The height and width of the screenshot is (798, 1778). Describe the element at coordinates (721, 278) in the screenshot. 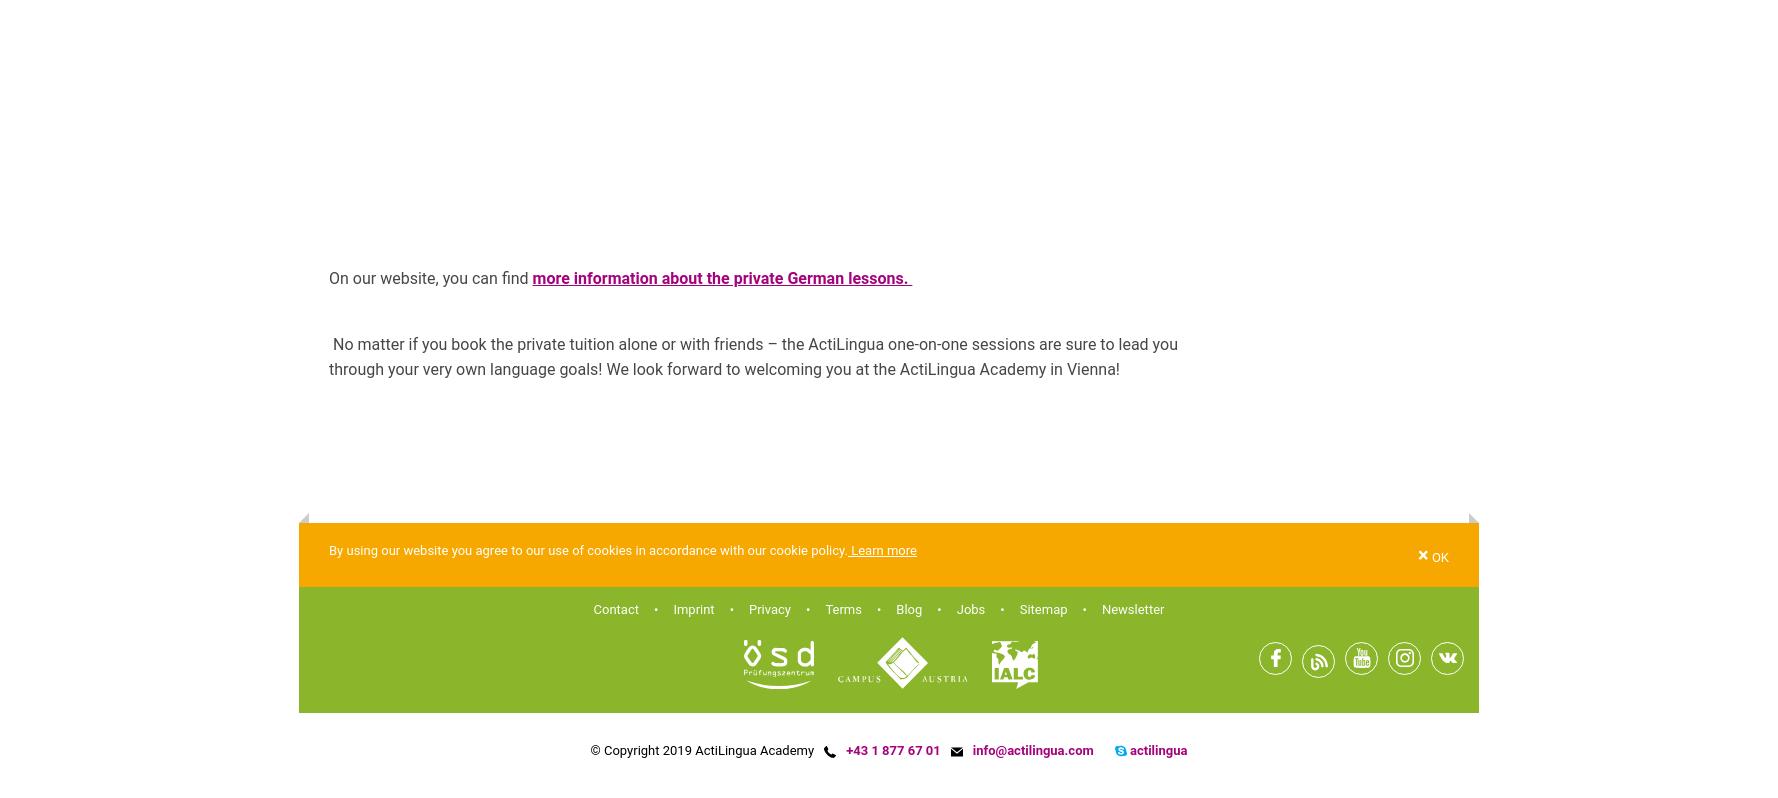

I see `'more information about the private German lessons.'` at that location.